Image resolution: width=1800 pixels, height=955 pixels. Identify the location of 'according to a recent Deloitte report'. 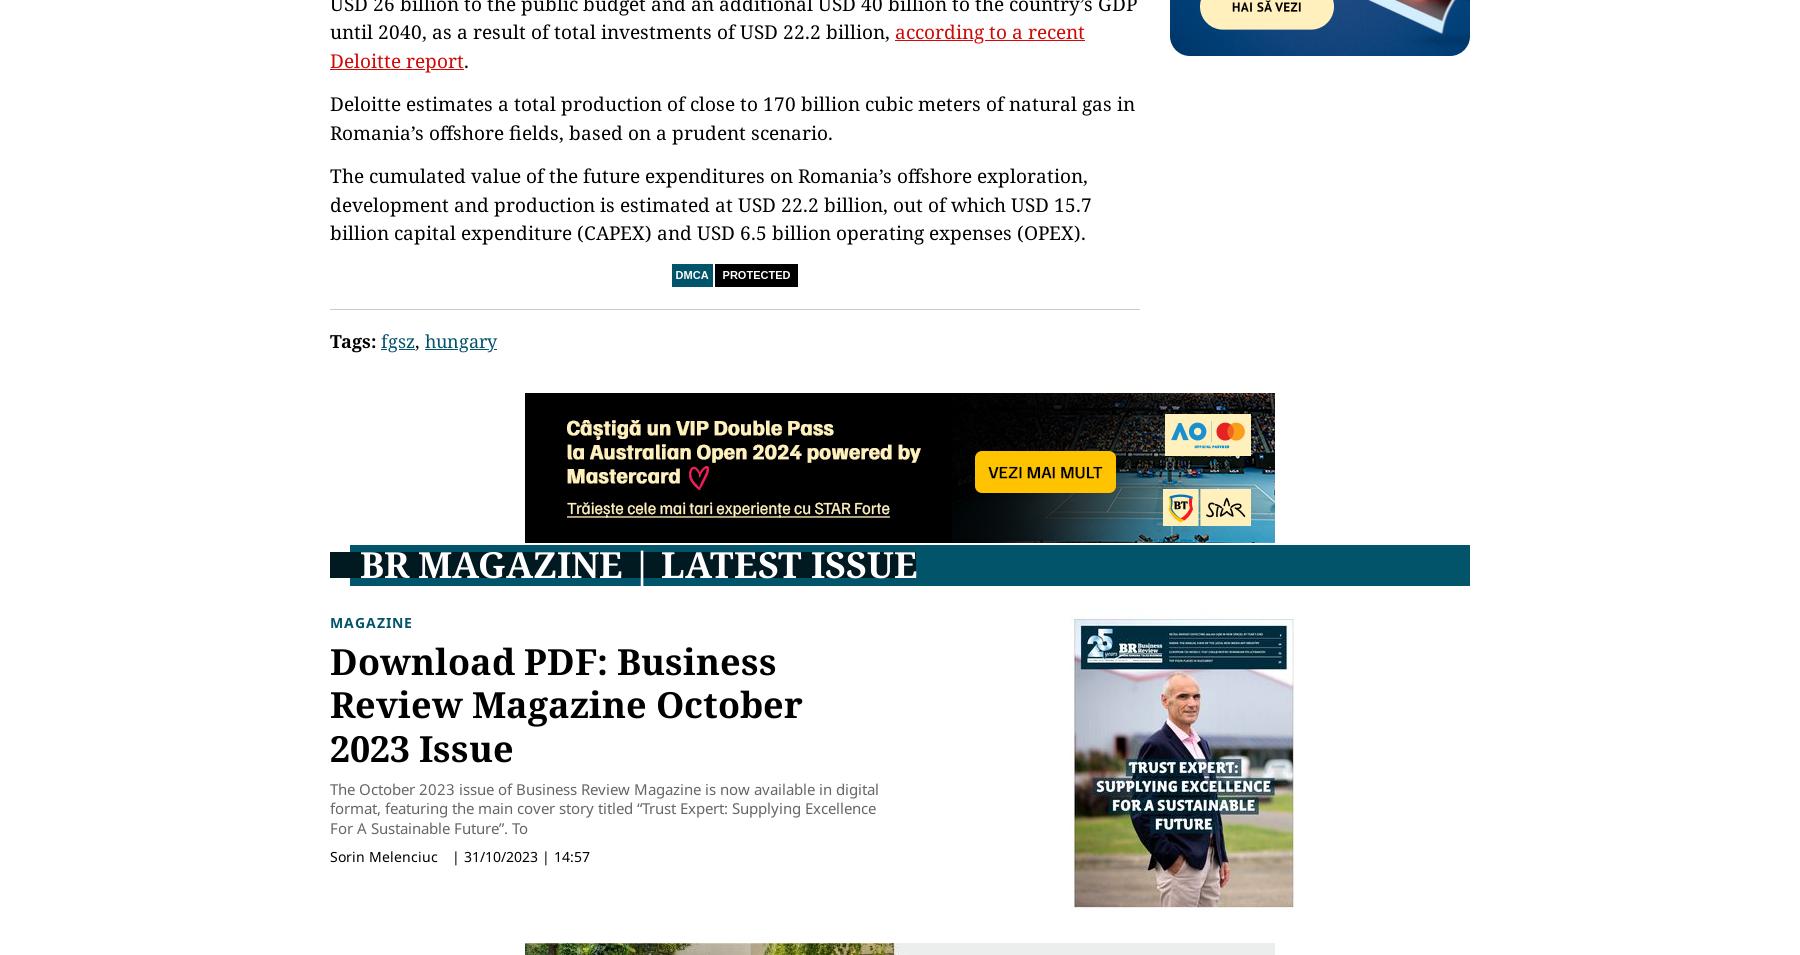
(706, 45).